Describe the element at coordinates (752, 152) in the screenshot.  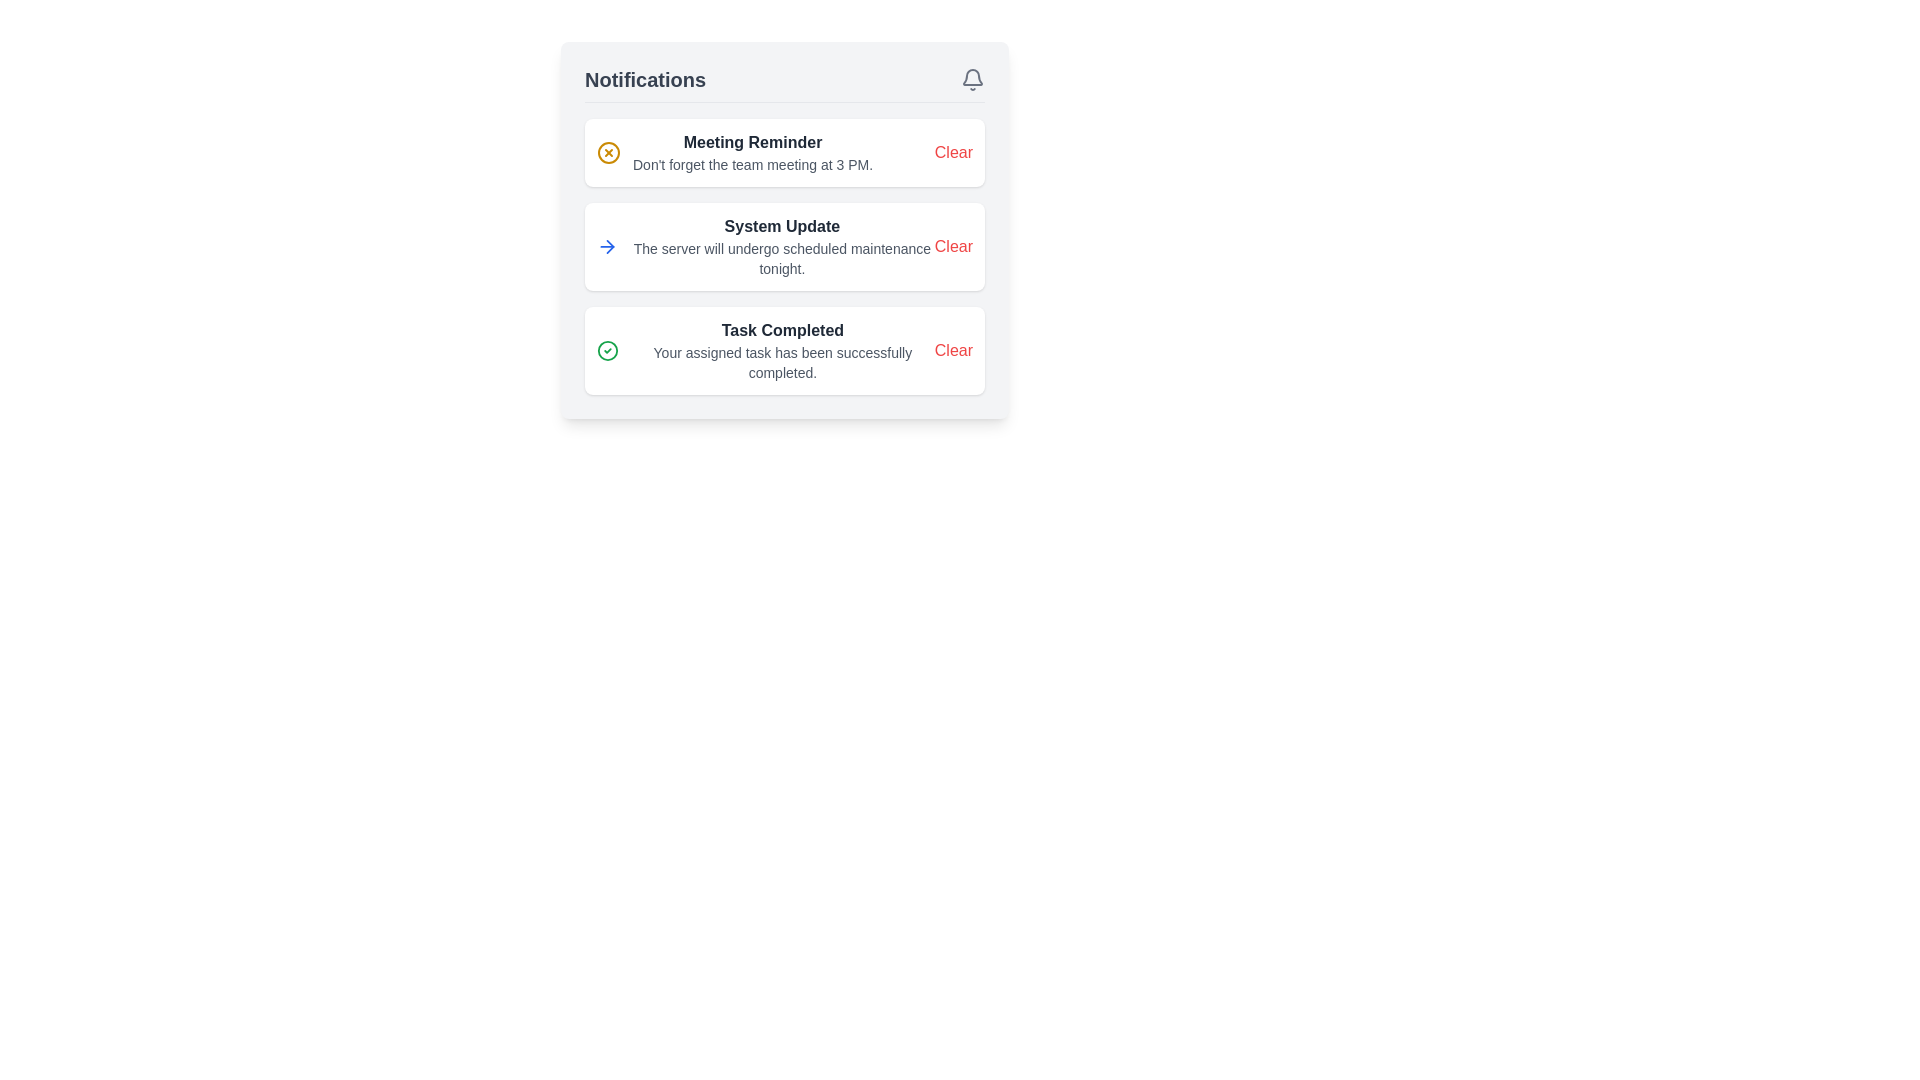
I see `the notification message that reminds the user about the upcoming meeting scheduled for 3 PM, located in the top section of the notification panel` at that location.